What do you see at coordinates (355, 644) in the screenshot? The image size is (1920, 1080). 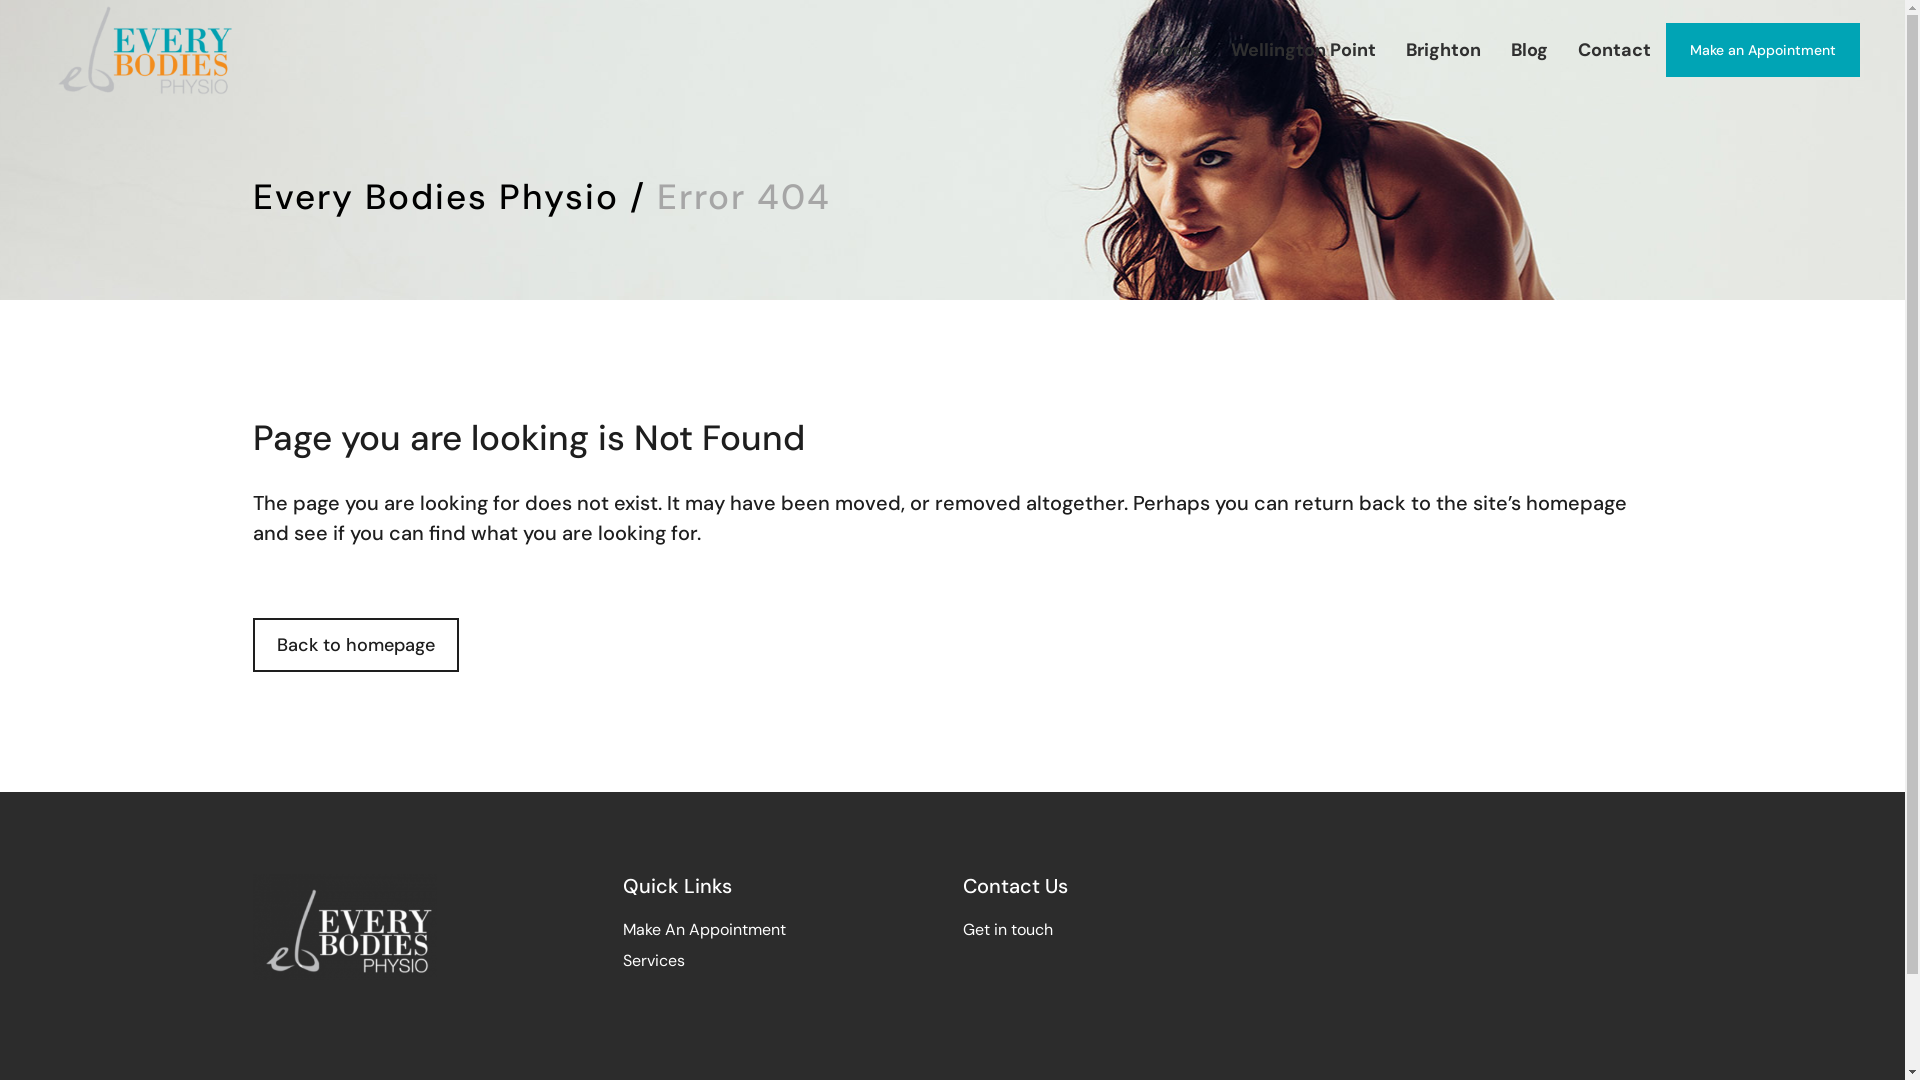 I see `'Back to homepage'` at bounding box center [355, 644].